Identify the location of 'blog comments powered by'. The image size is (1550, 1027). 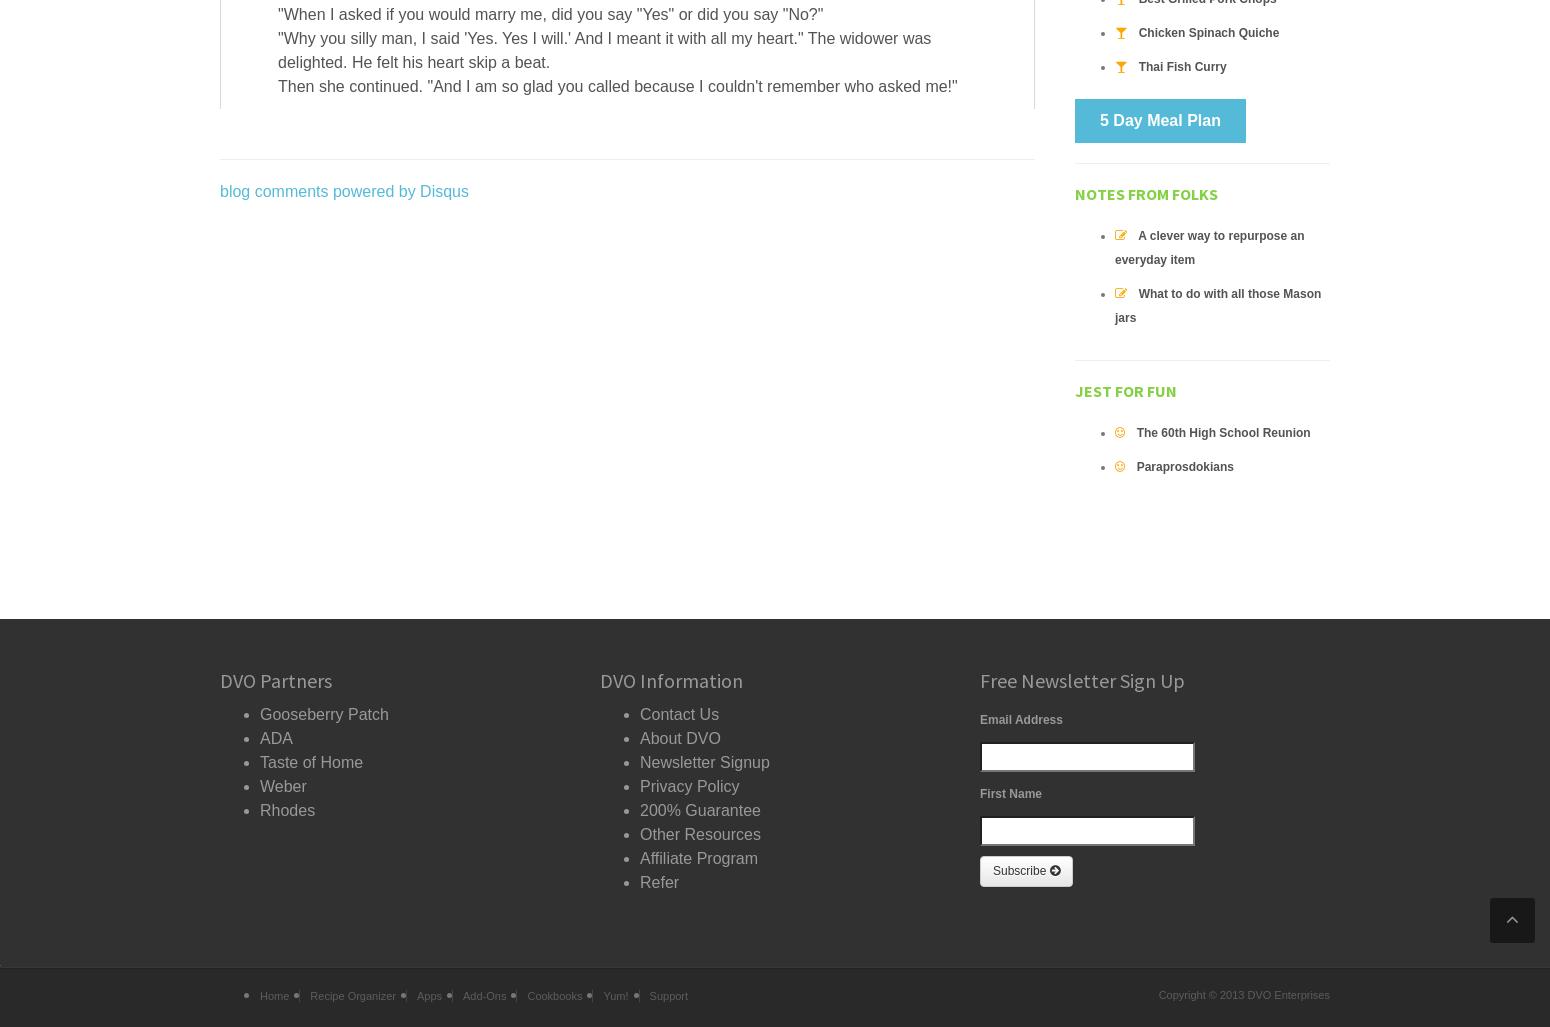
(319, 190).